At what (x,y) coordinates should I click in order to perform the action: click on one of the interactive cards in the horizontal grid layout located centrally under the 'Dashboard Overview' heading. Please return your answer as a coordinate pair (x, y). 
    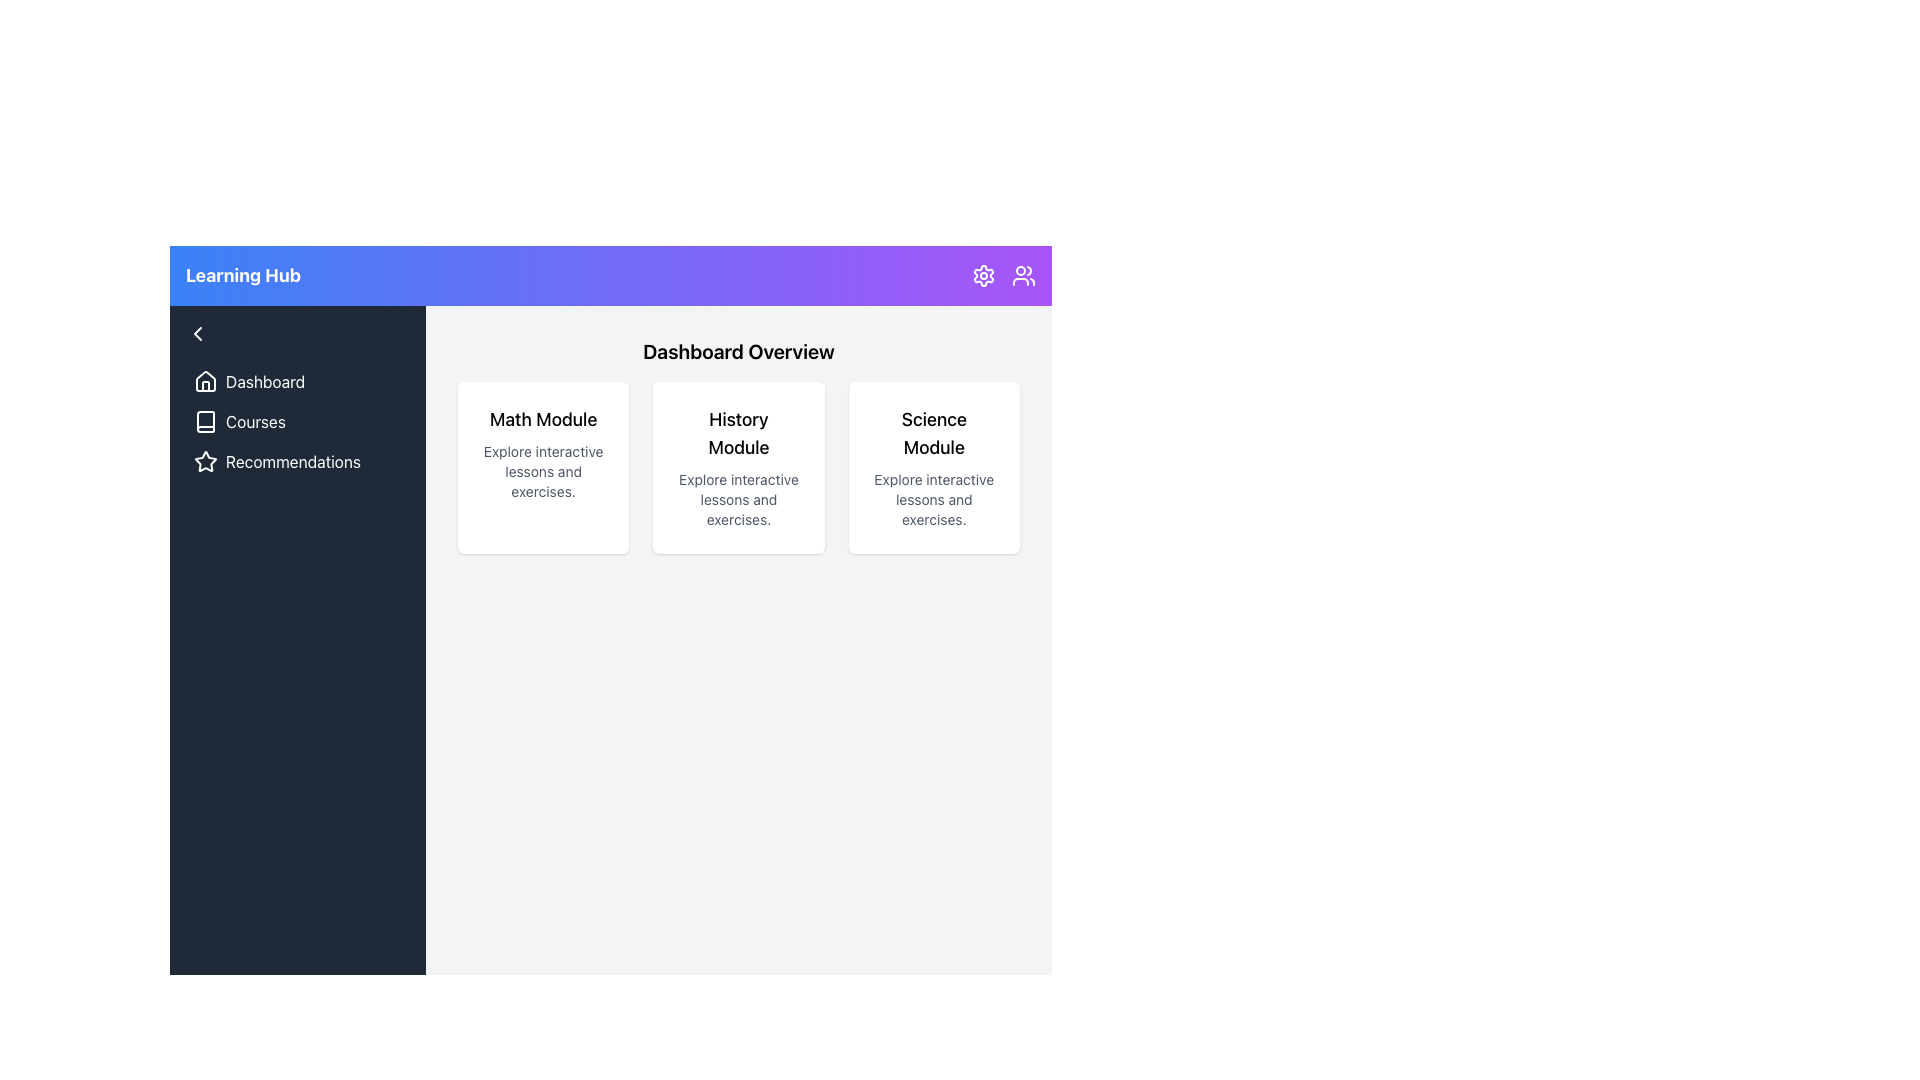
    Looking at the image, I should click on (738, 467).